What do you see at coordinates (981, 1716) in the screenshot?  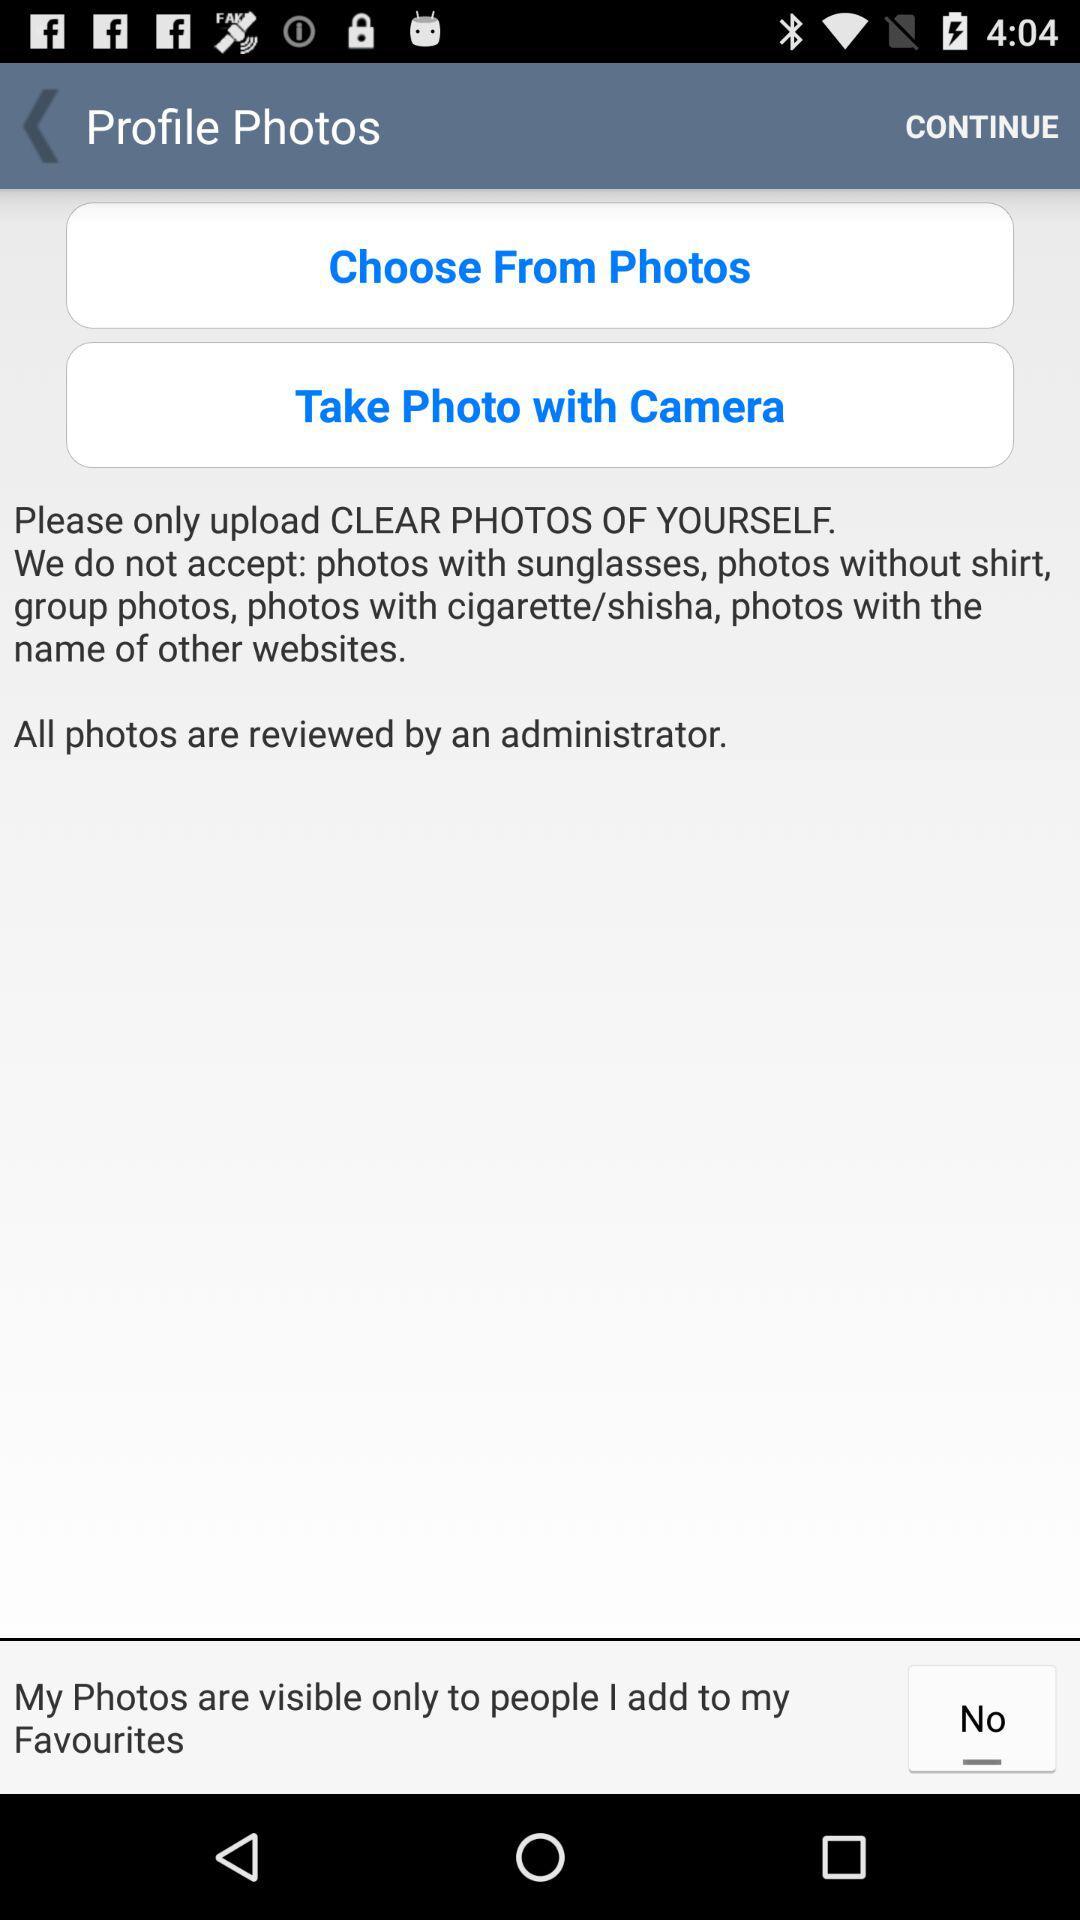 I see `no icon` at bounding box center [981, 1716].